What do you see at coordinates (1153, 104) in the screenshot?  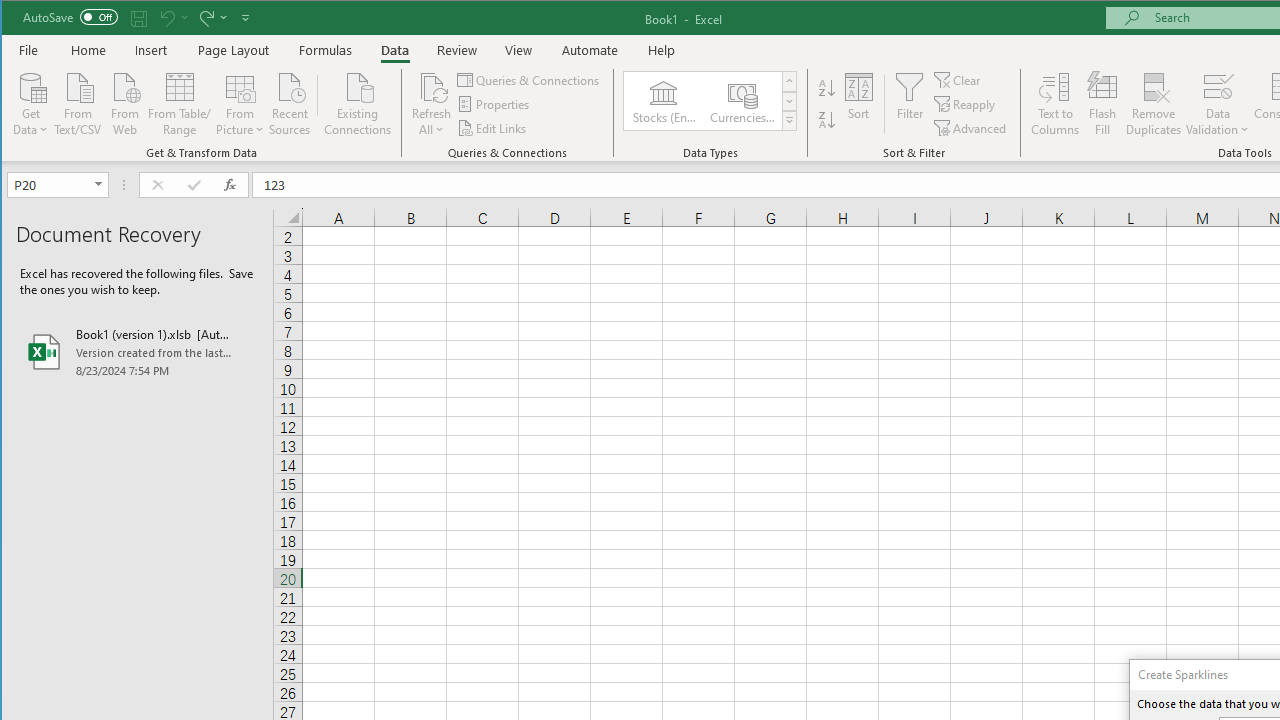 I see `'Remove Duplicates'` at bounding box center [1153, 104].